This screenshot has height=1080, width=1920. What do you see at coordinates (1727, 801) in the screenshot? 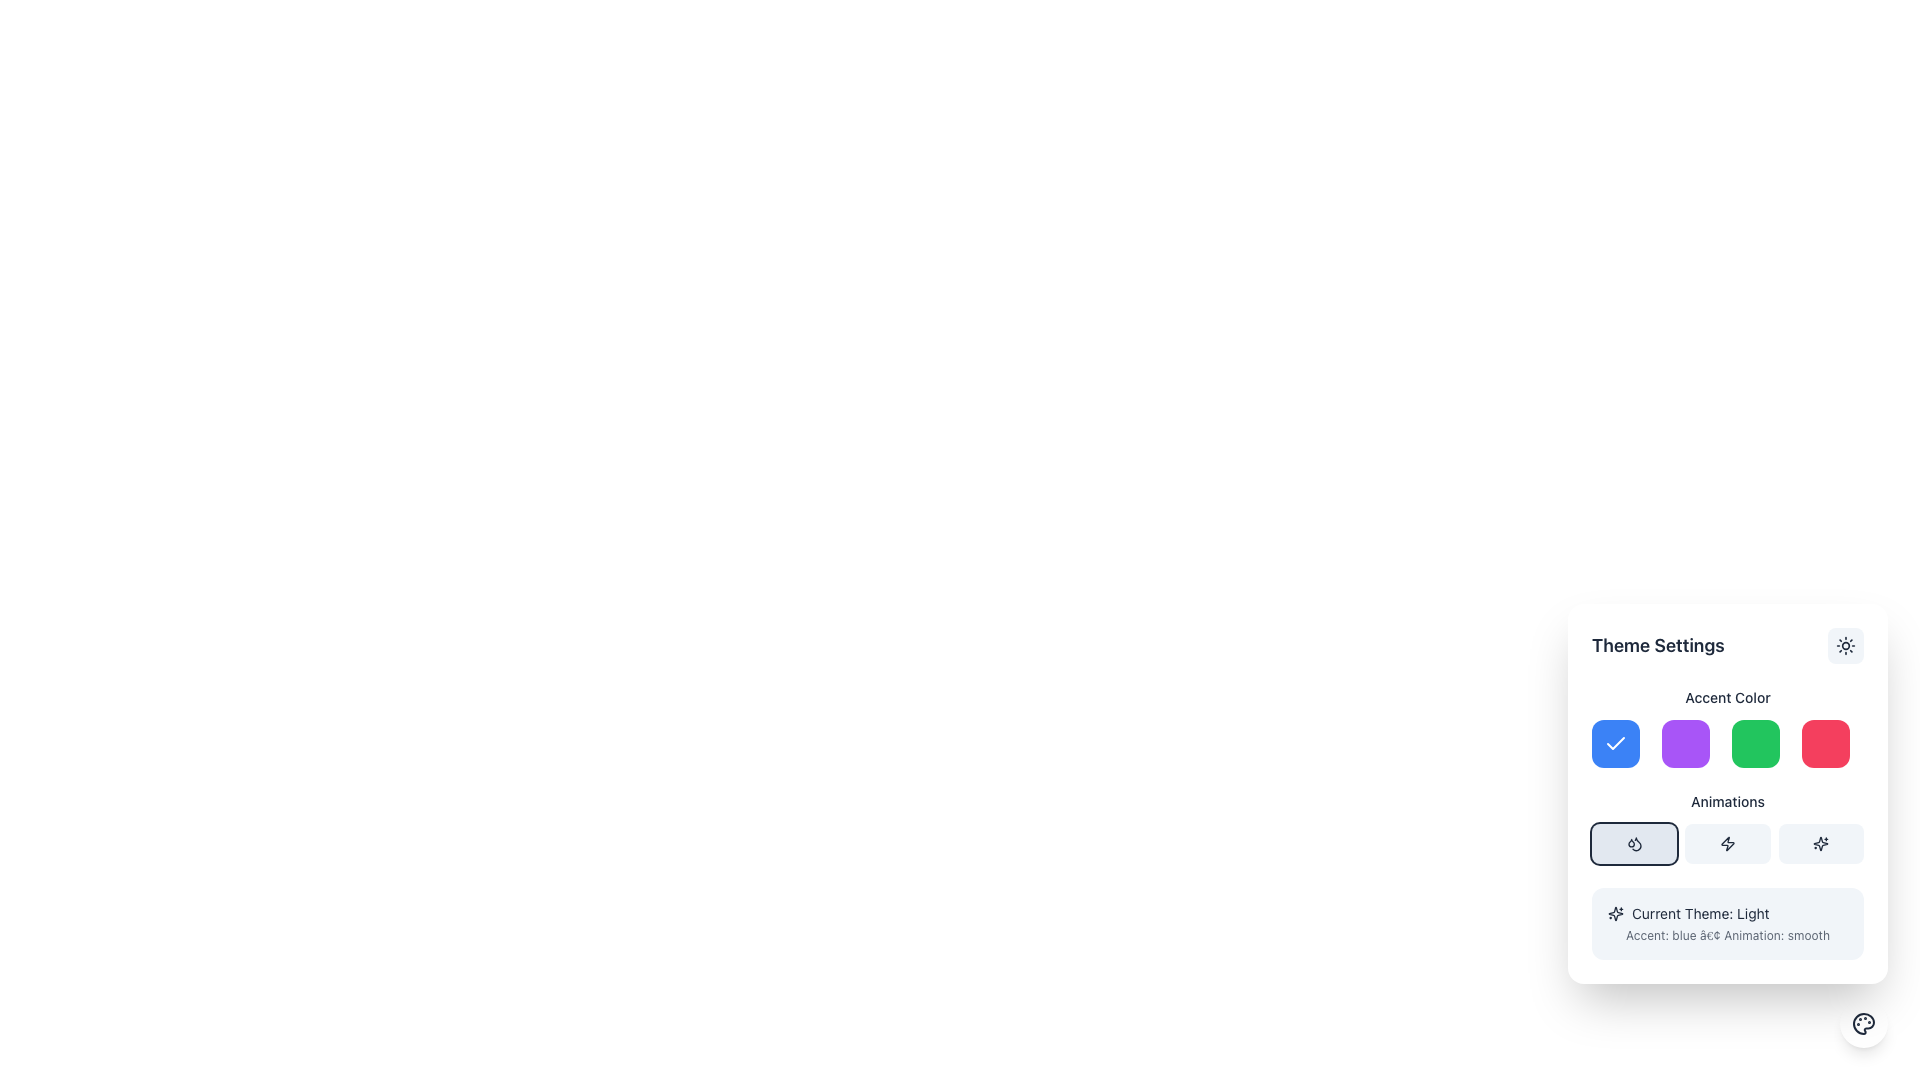
I see `the label indicating animation-related settings located at the center of the interface card, directly below the color selection options` at bounding box center [1727, 801].